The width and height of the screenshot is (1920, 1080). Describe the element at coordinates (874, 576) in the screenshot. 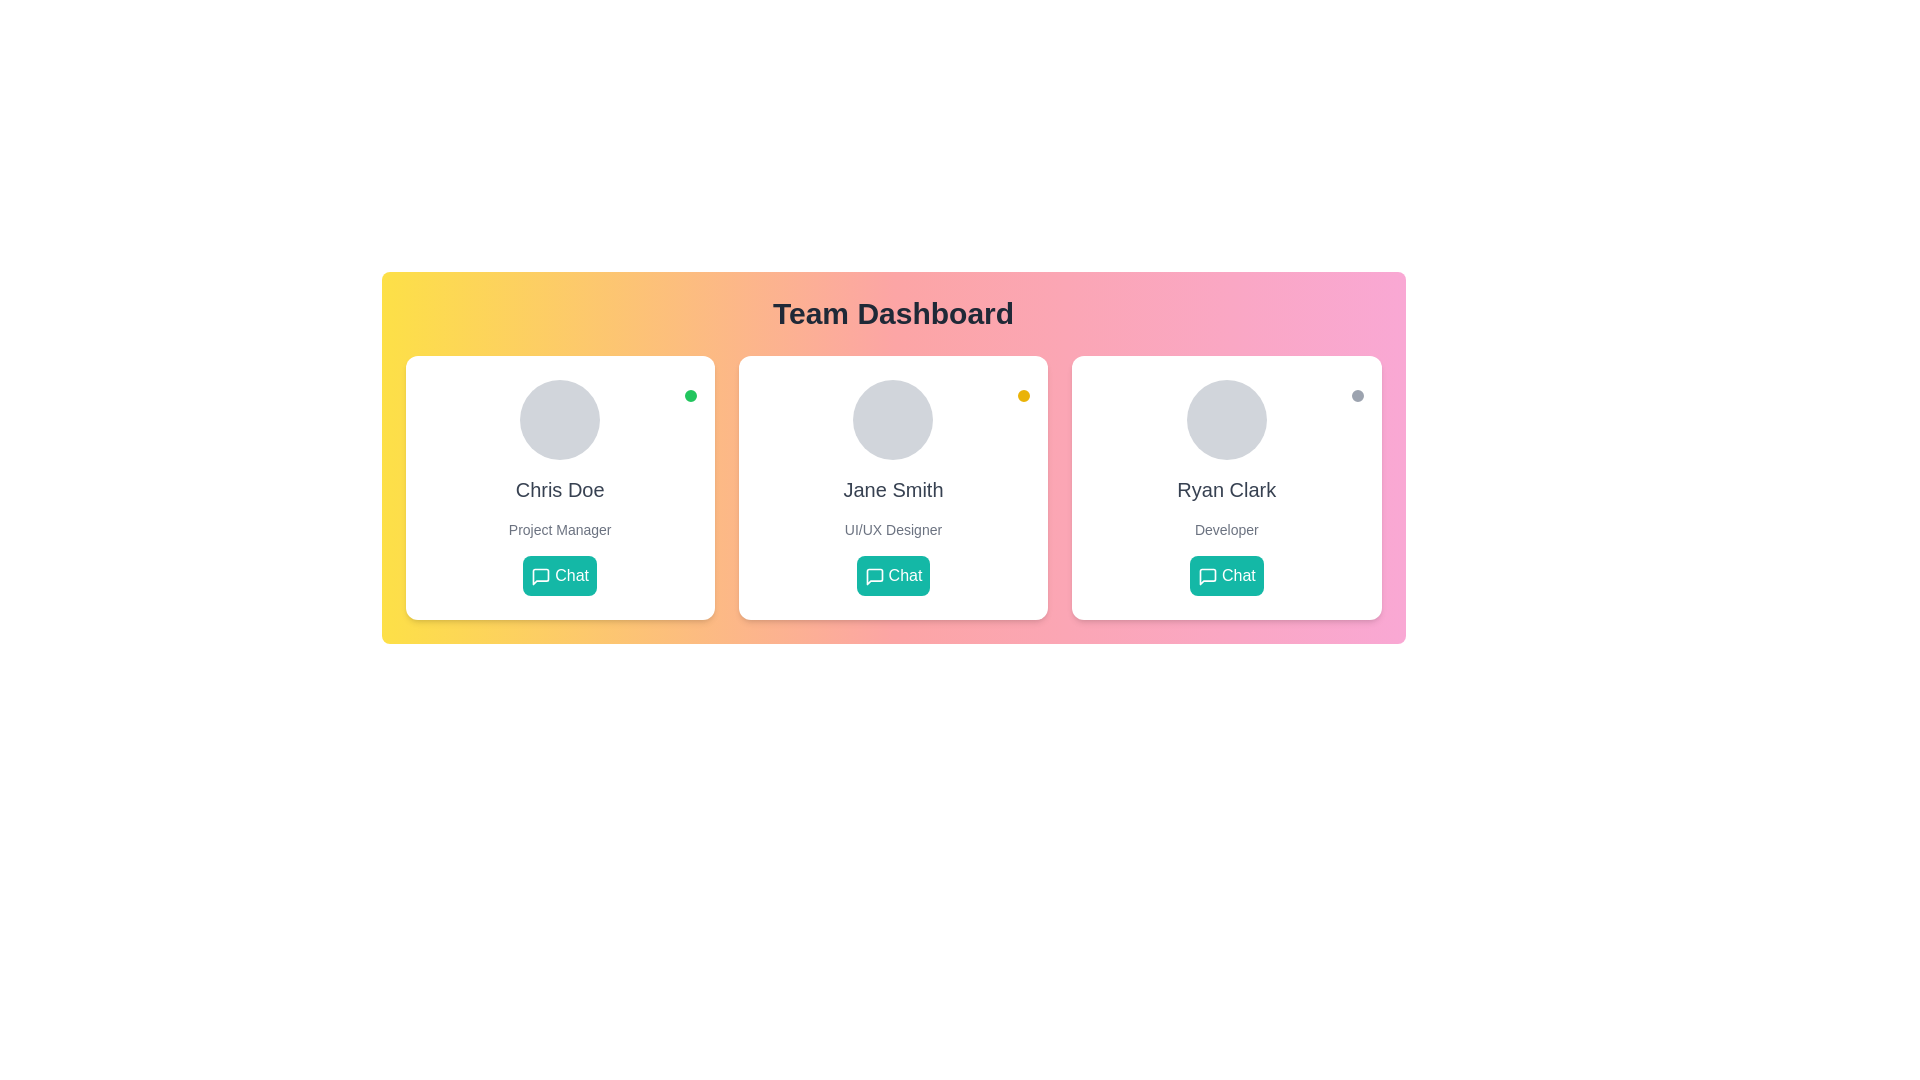

I see `the 'Chat' button which features a teal speech bubble icon, located at the bottom of Jane Smith's card in the Team Dashboard interface` at that location.